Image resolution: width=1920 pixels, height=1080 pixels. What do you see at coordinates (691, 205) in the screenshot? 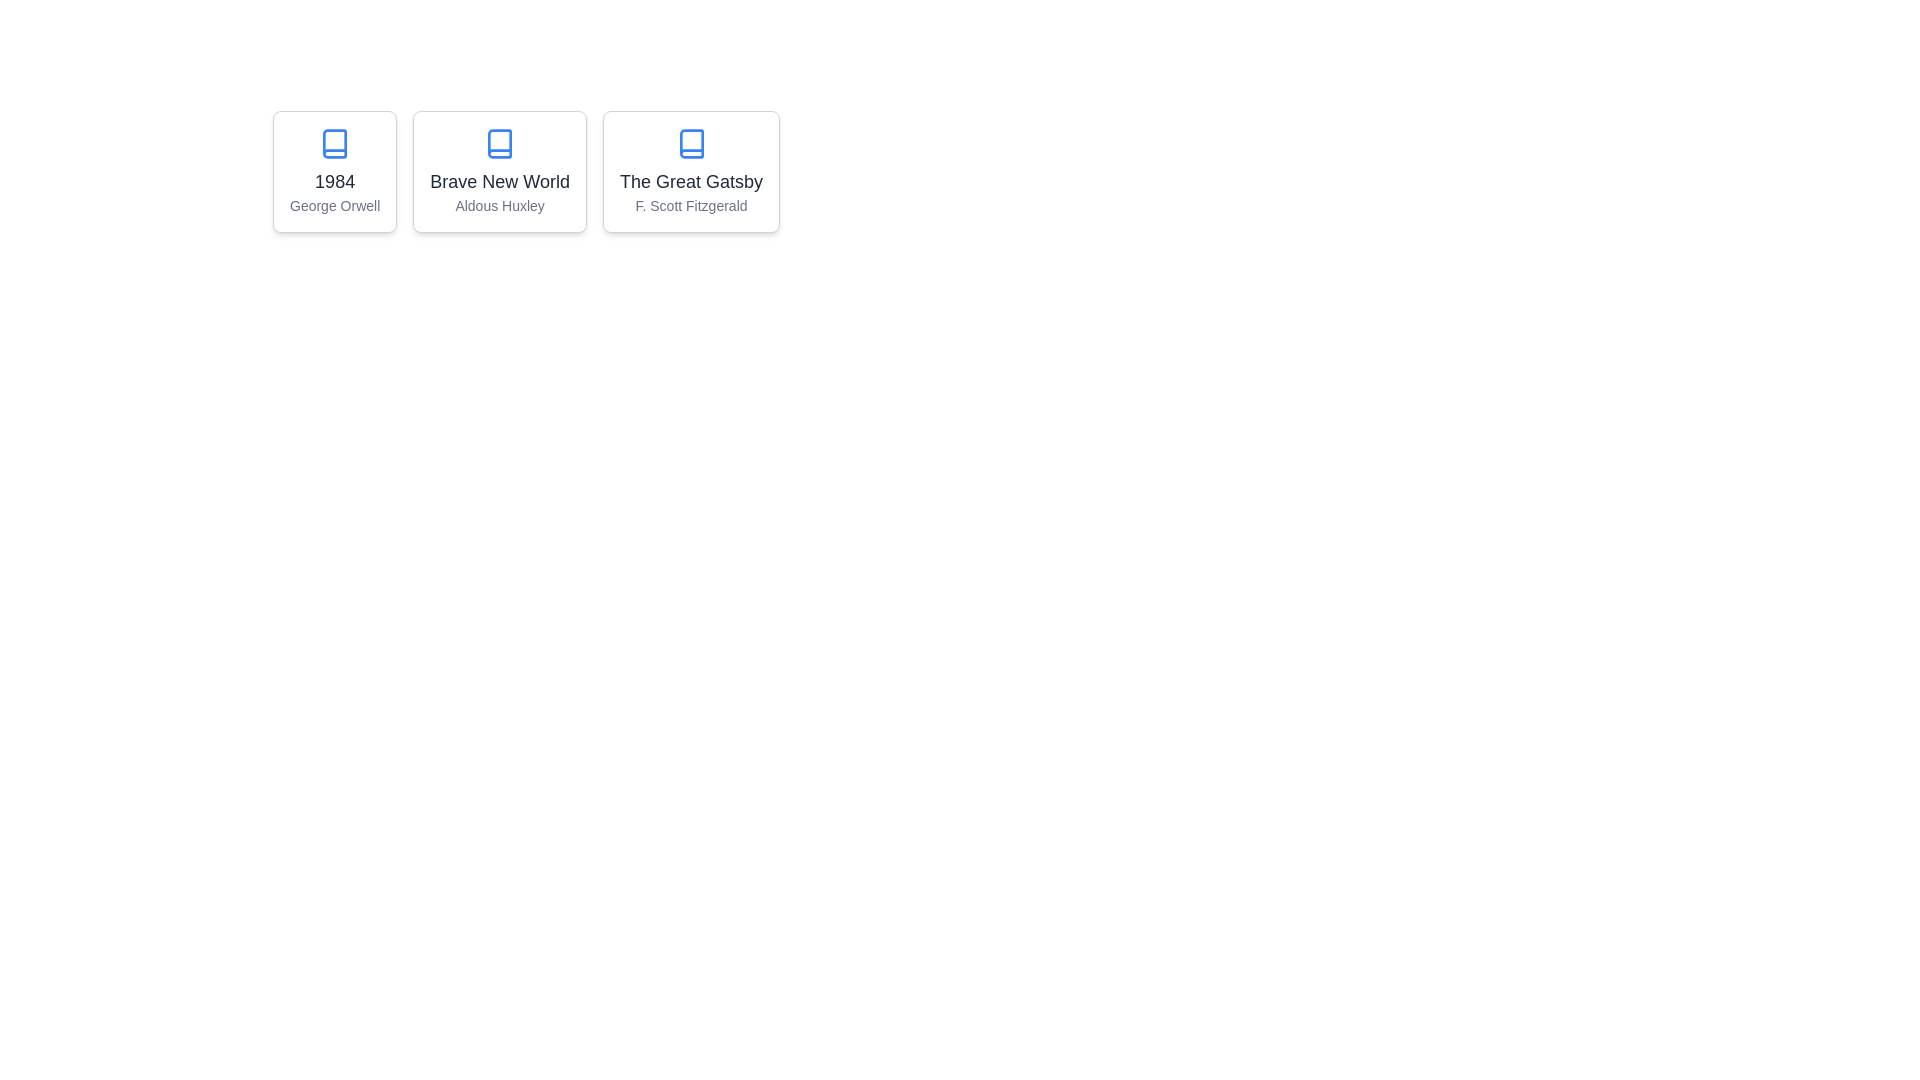
I see `the label displaying 'F. Scott Fitzgerald' which is positioned under the title 'The Great Gatsby' in a gray color and smaller font size` at bounding box center [691, 205].